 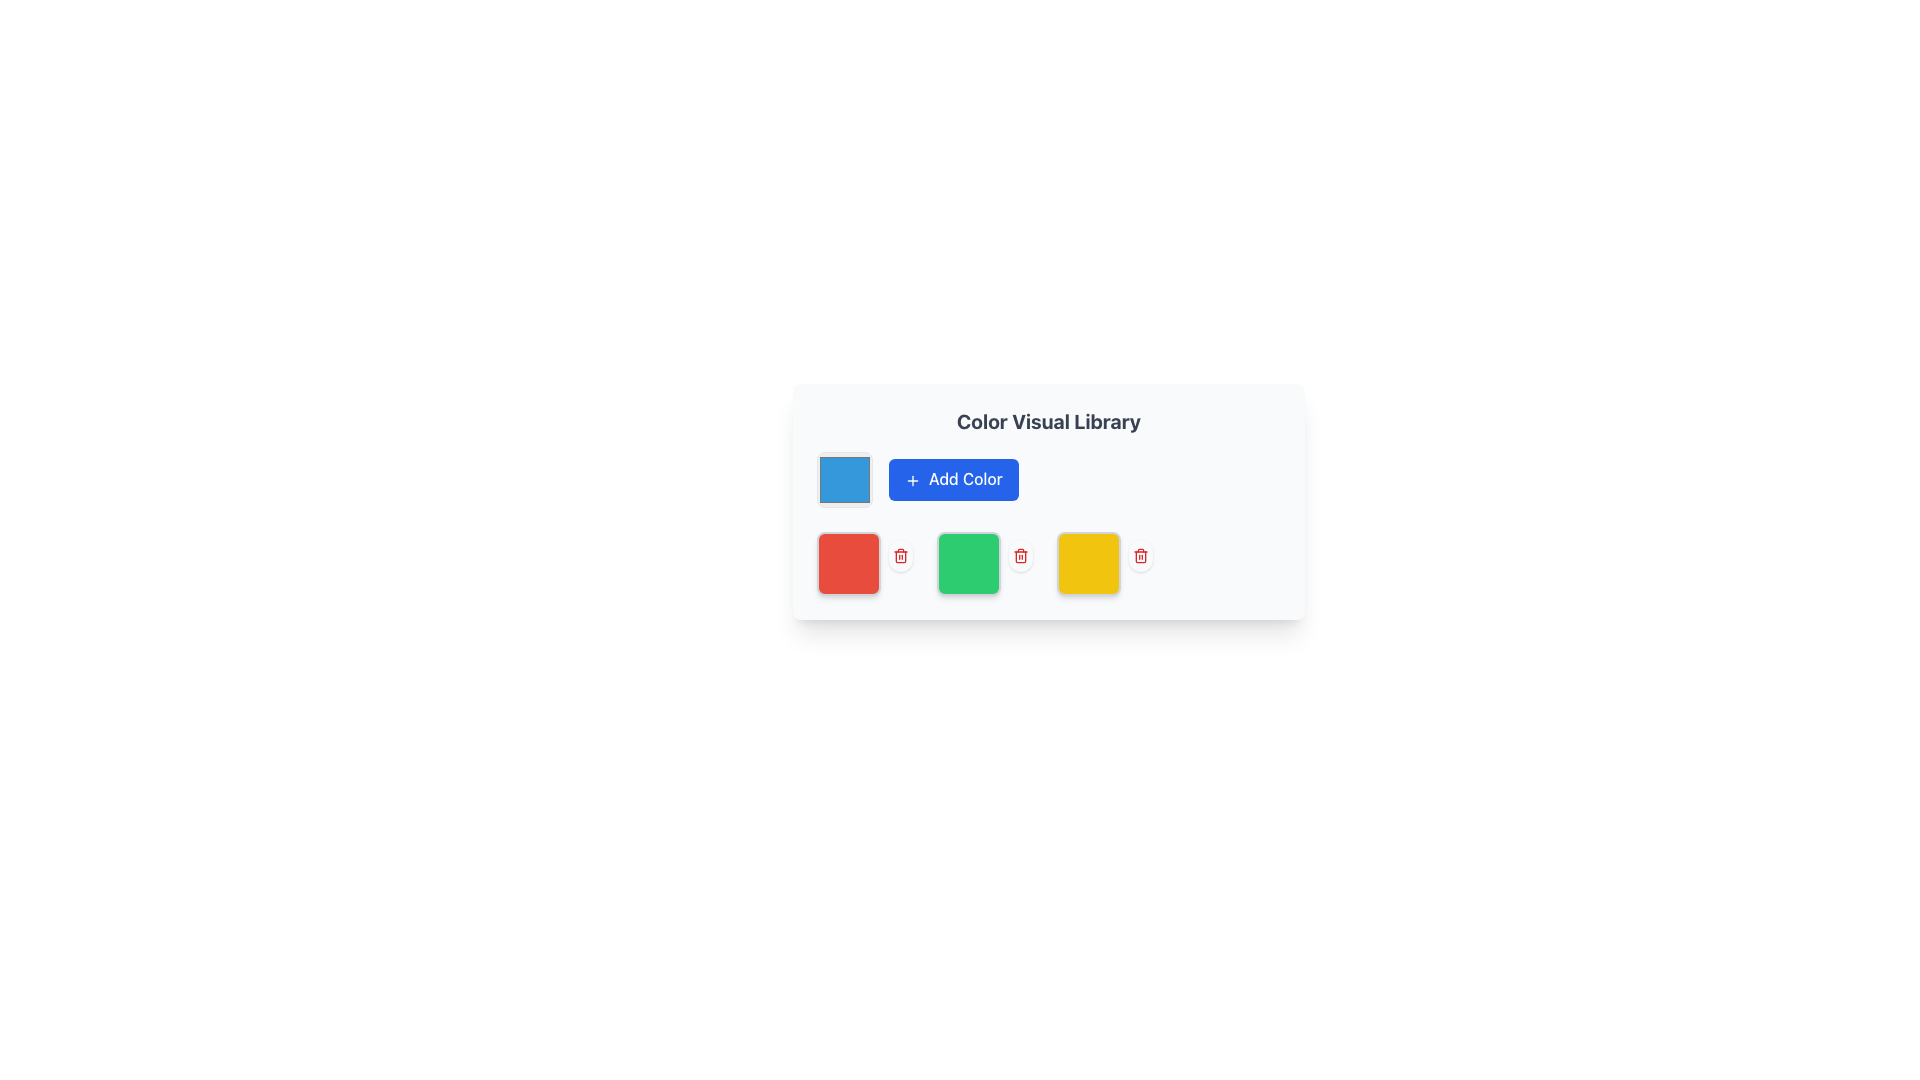 What do you see at coordinates (868, 563) in the screenshot?
I see `the red square with rounded corners located in the second column of the first row in a grid layout` at bounding box center [868, 563].